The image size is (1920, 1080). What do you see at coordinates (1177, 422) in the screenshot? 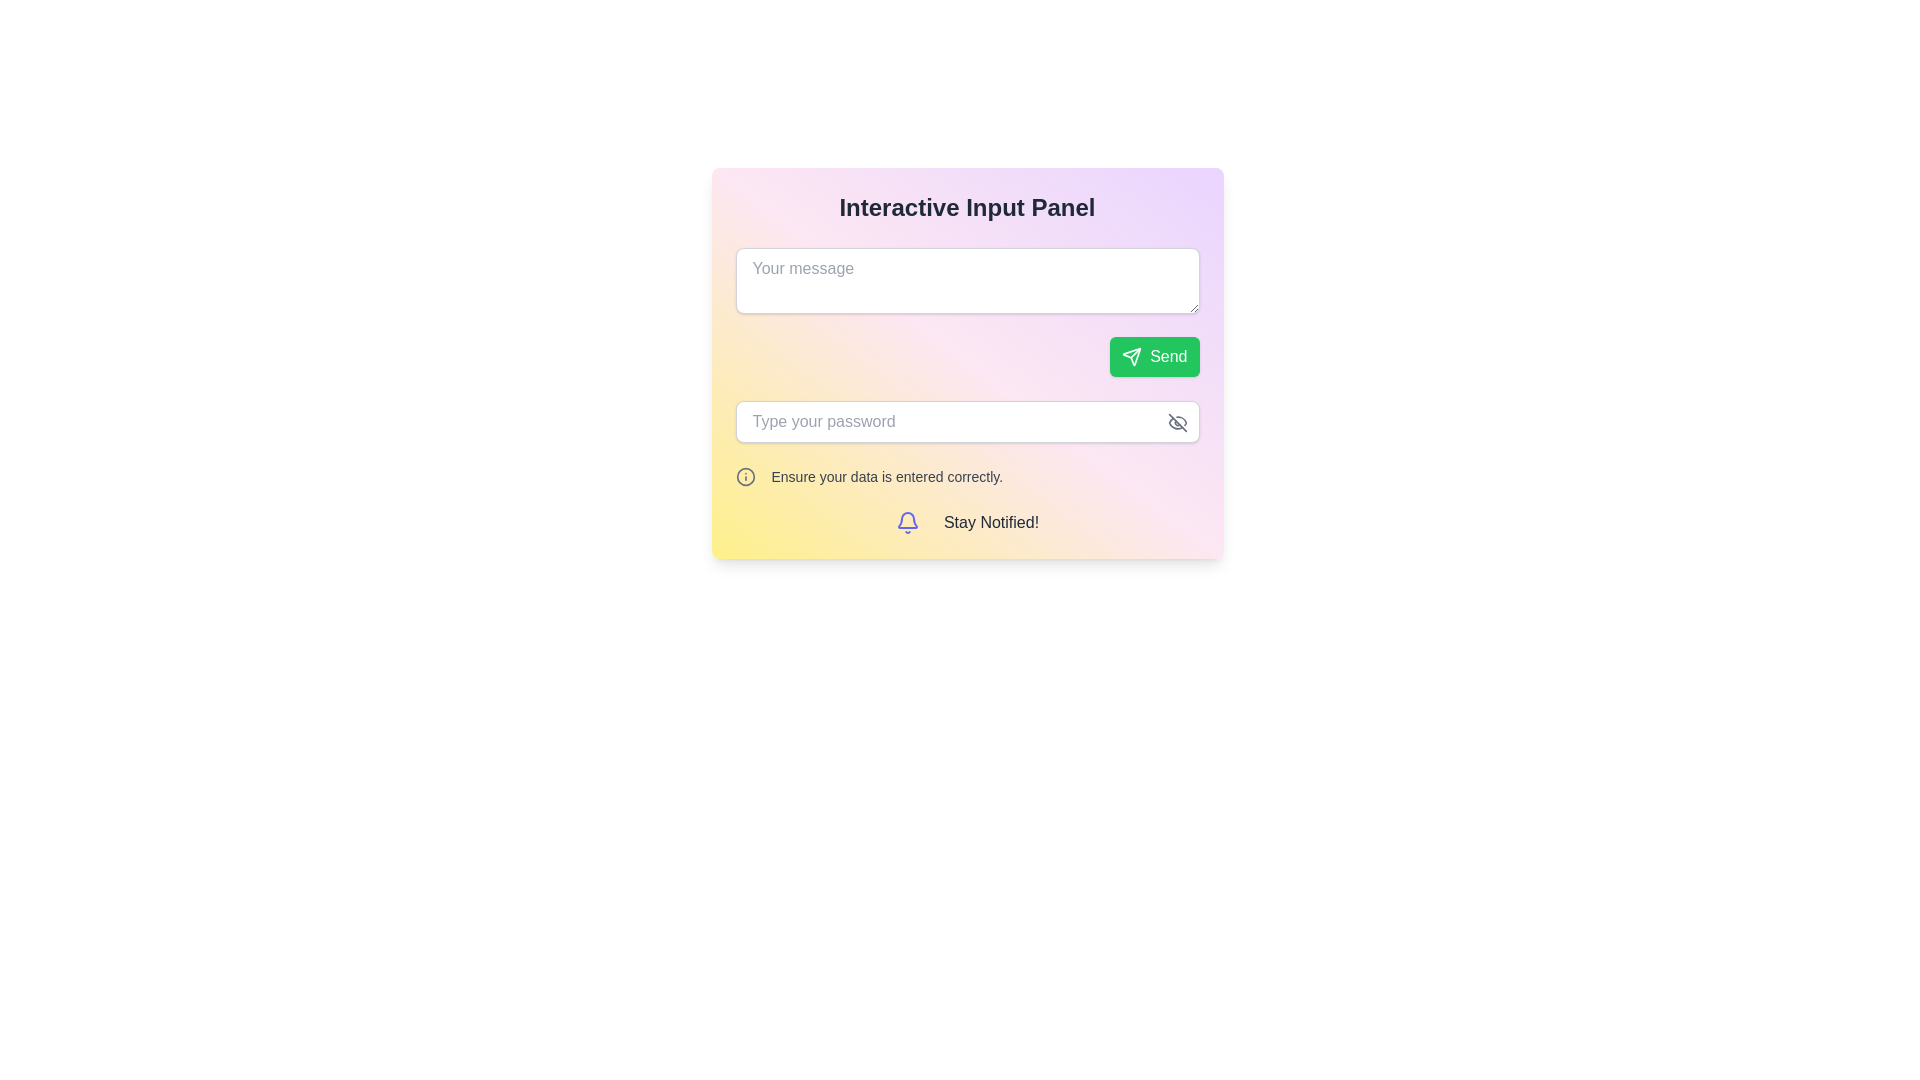
I see `the bottom-most diagonal line of the 'eye-off' icon used` at bounding box center [1177, 422].